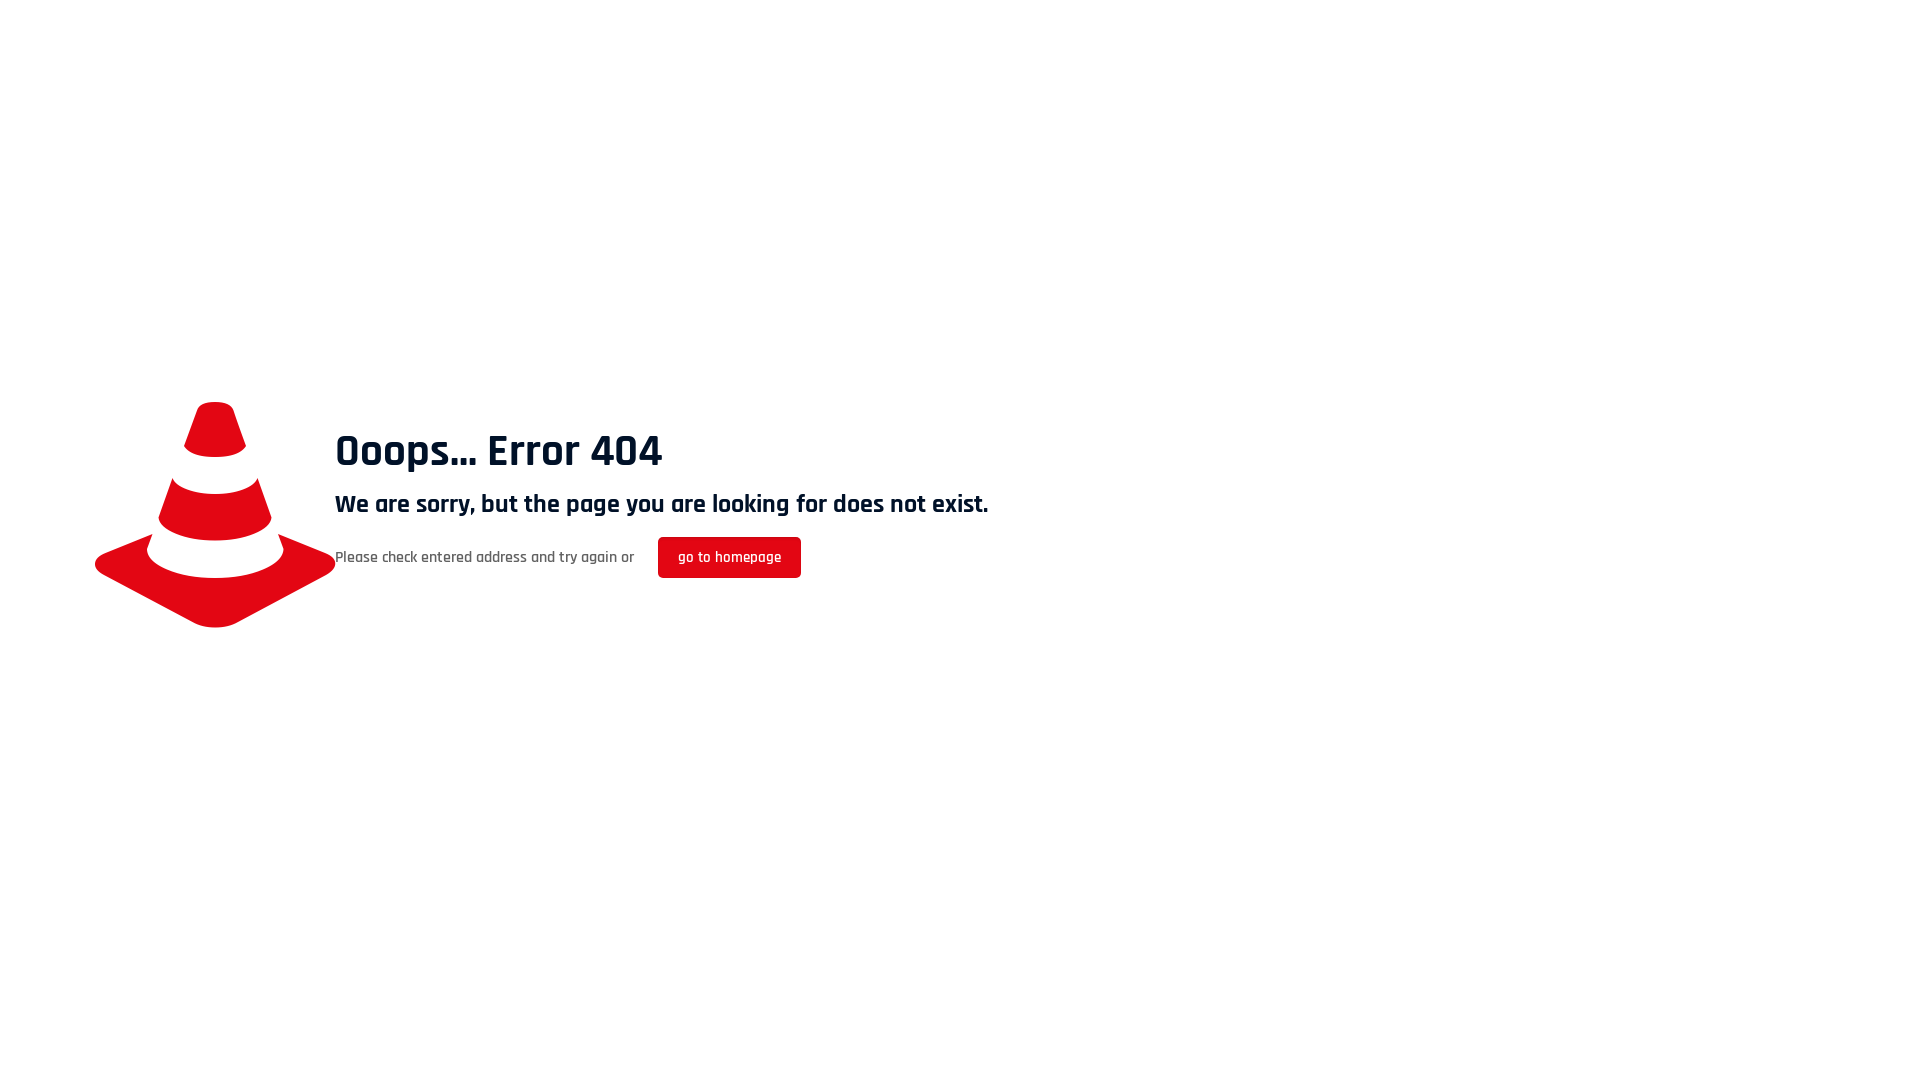 The width and height of the screenshot is (1920, 1080). What do you see at coordinates (728, 557) in the screenshot?
I see `'go to homepage'` at bounding box center [728, 557].